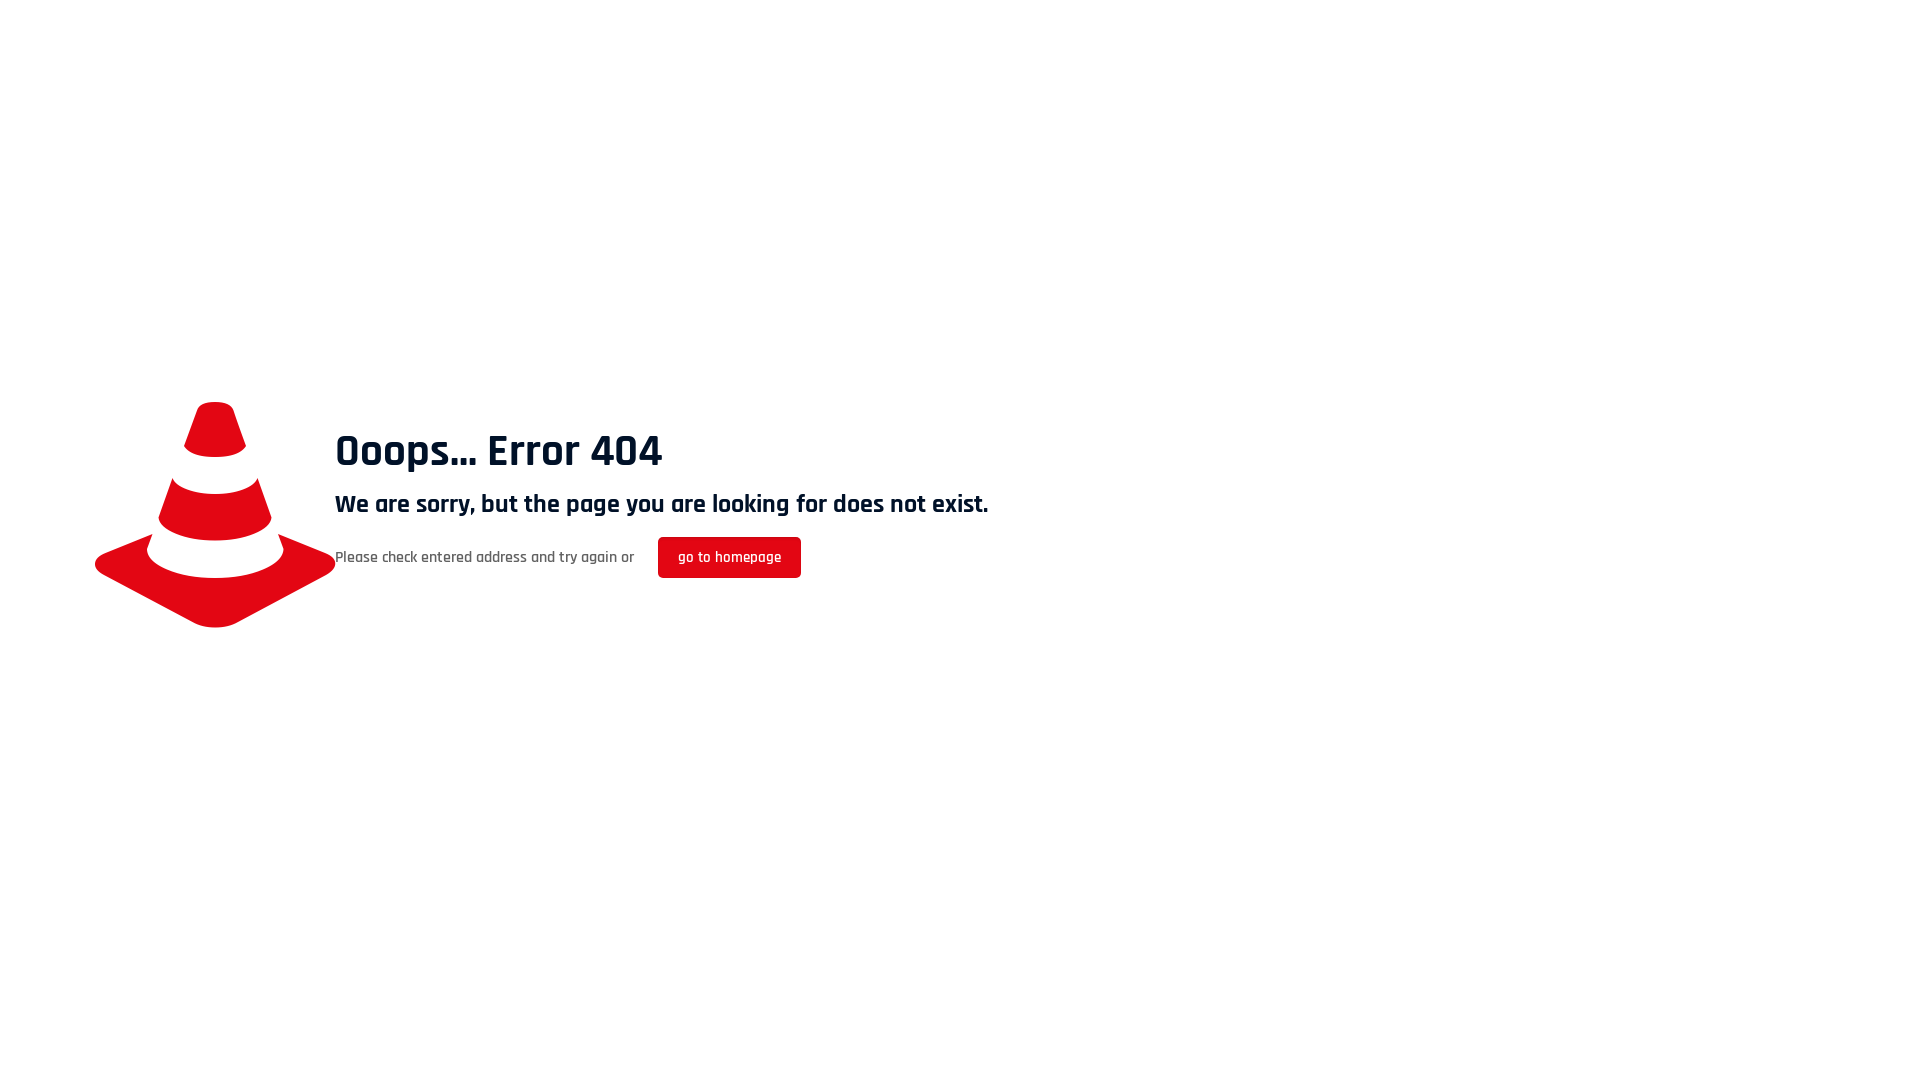 The width and height of the screenshot is (1920, 1080). What do you see at coordinates (728, 557) in the screenshot?
I see `'go to homepage'` at bounding box center [728, 557].